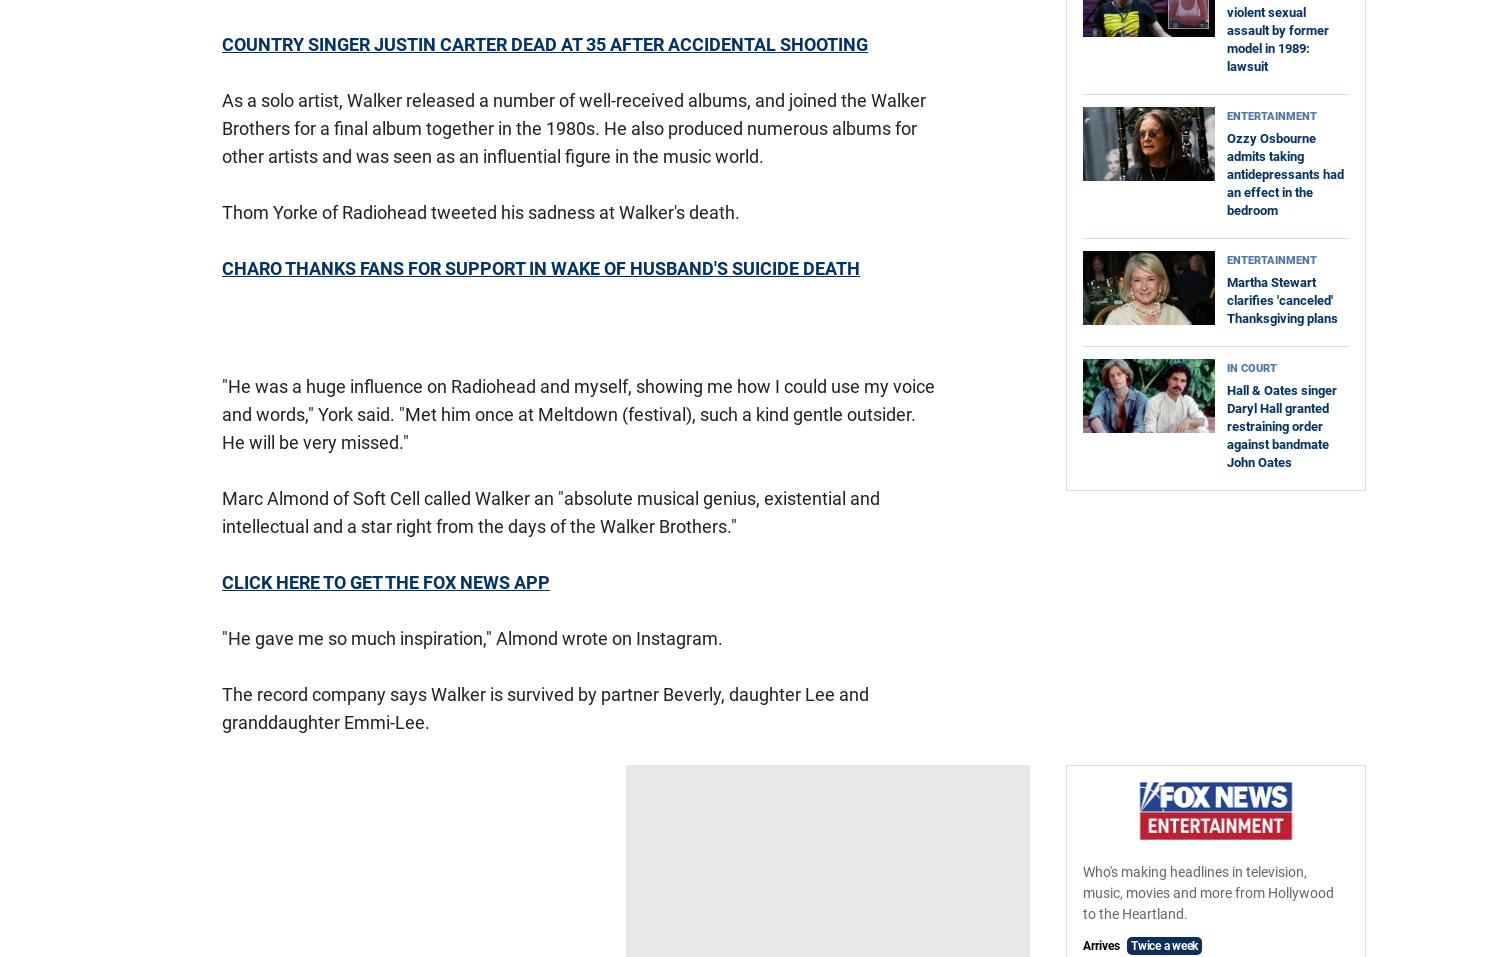  I want to click on '"He was a huge influence on Radiohead and myself, showing me how I could use my voice and words," York said. "Met him once at Meltdown (festival), such a kind gentle outsider. He will be very missed."', so click(577, 413).